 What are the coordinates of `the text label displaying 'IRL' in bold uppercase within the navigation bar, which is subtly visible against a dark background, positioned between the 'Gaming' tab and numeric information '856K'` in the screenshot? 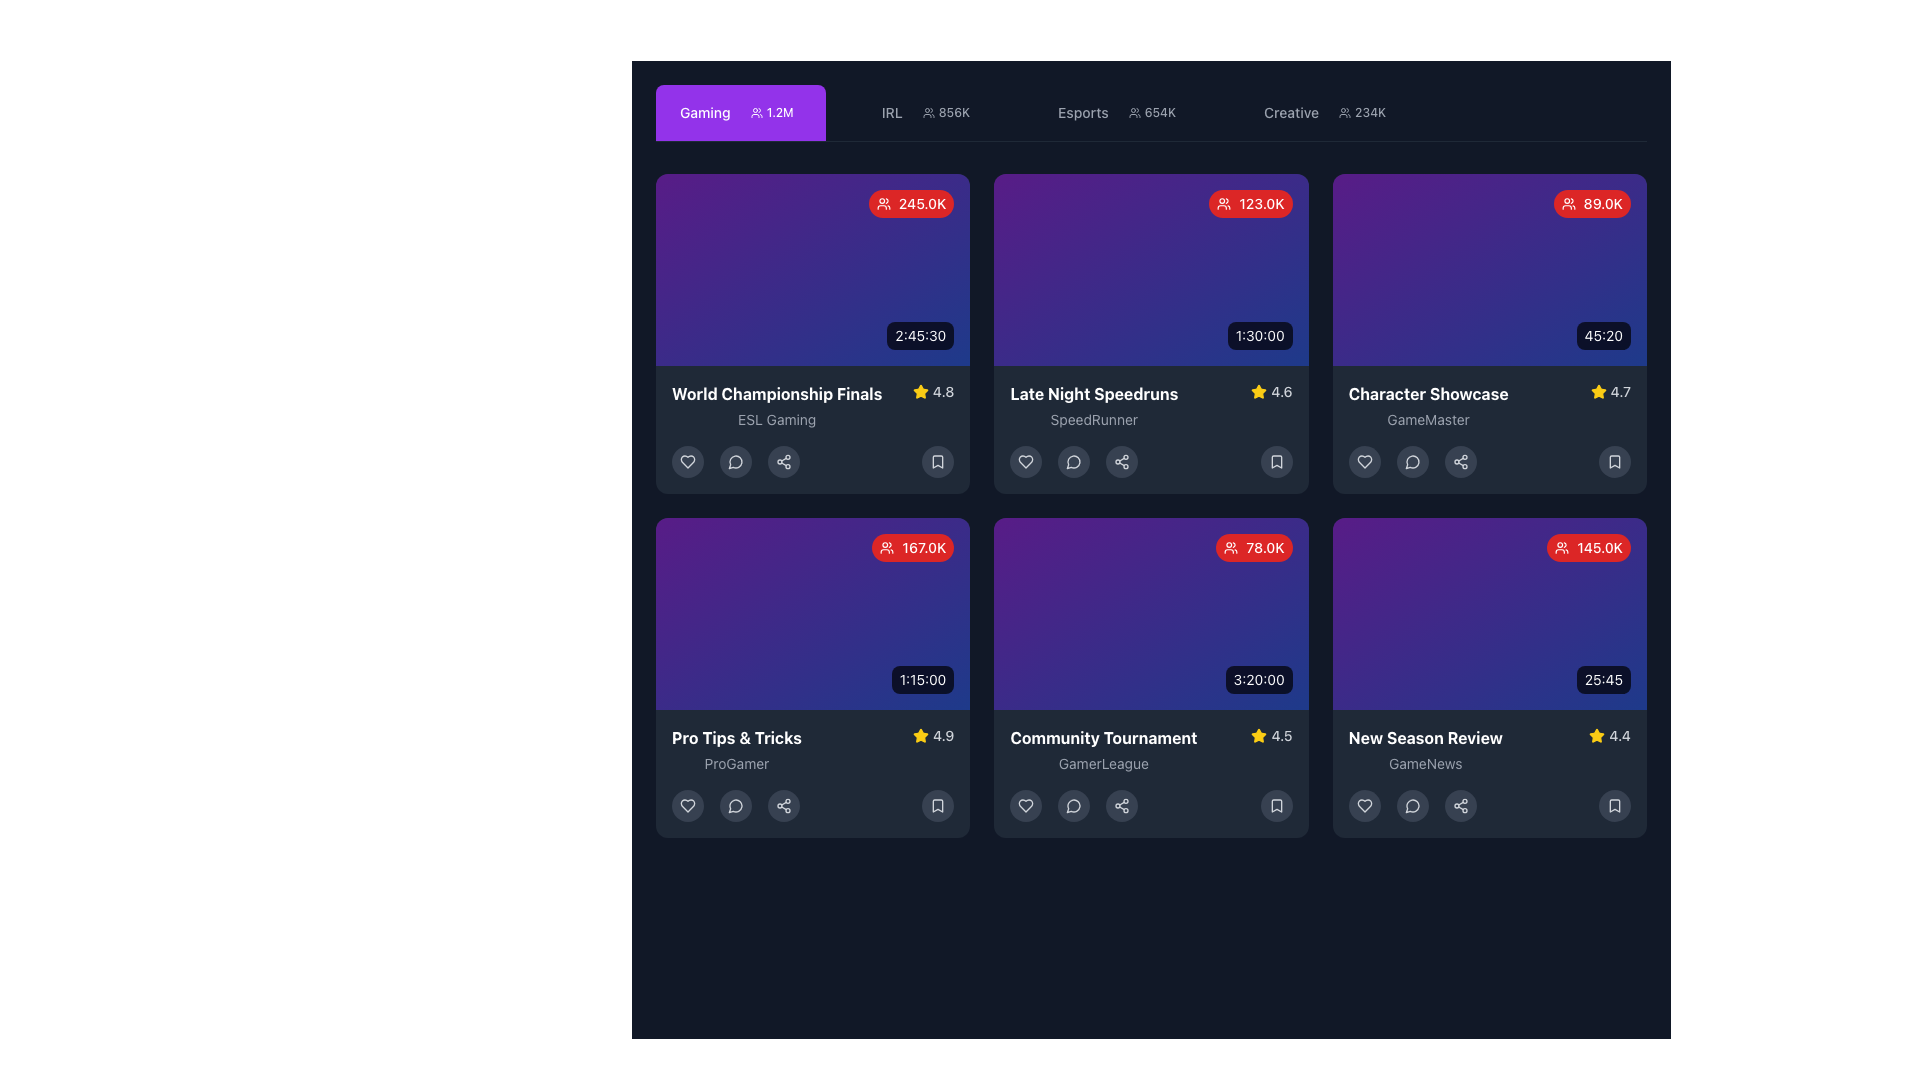 It's located at (891, 112).